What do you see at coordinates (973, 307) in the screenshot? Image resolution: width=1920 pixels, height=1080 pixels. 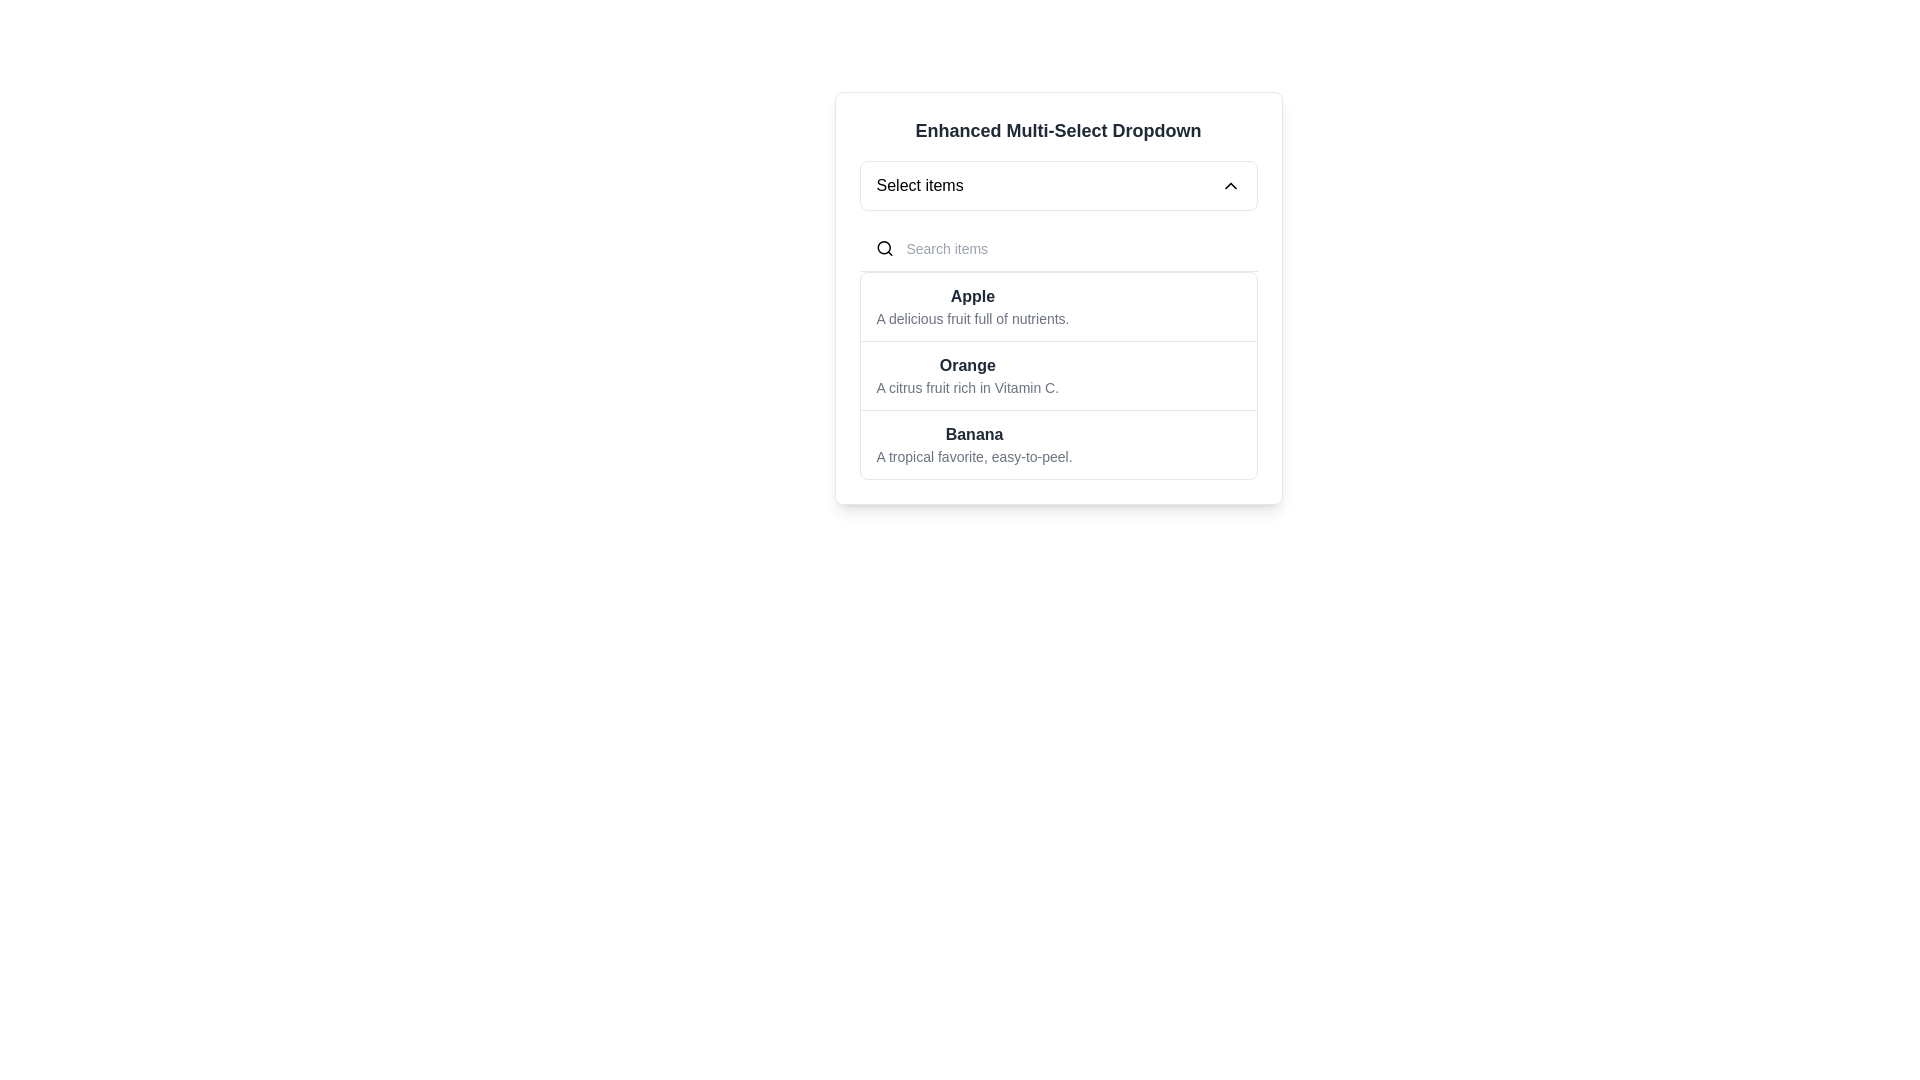 I see `the static text element displaying the label 'Apple' and its description 'A delicious fruit full of nutrients.' which is located within a dropdown menu` at bounding box center [973, 307].